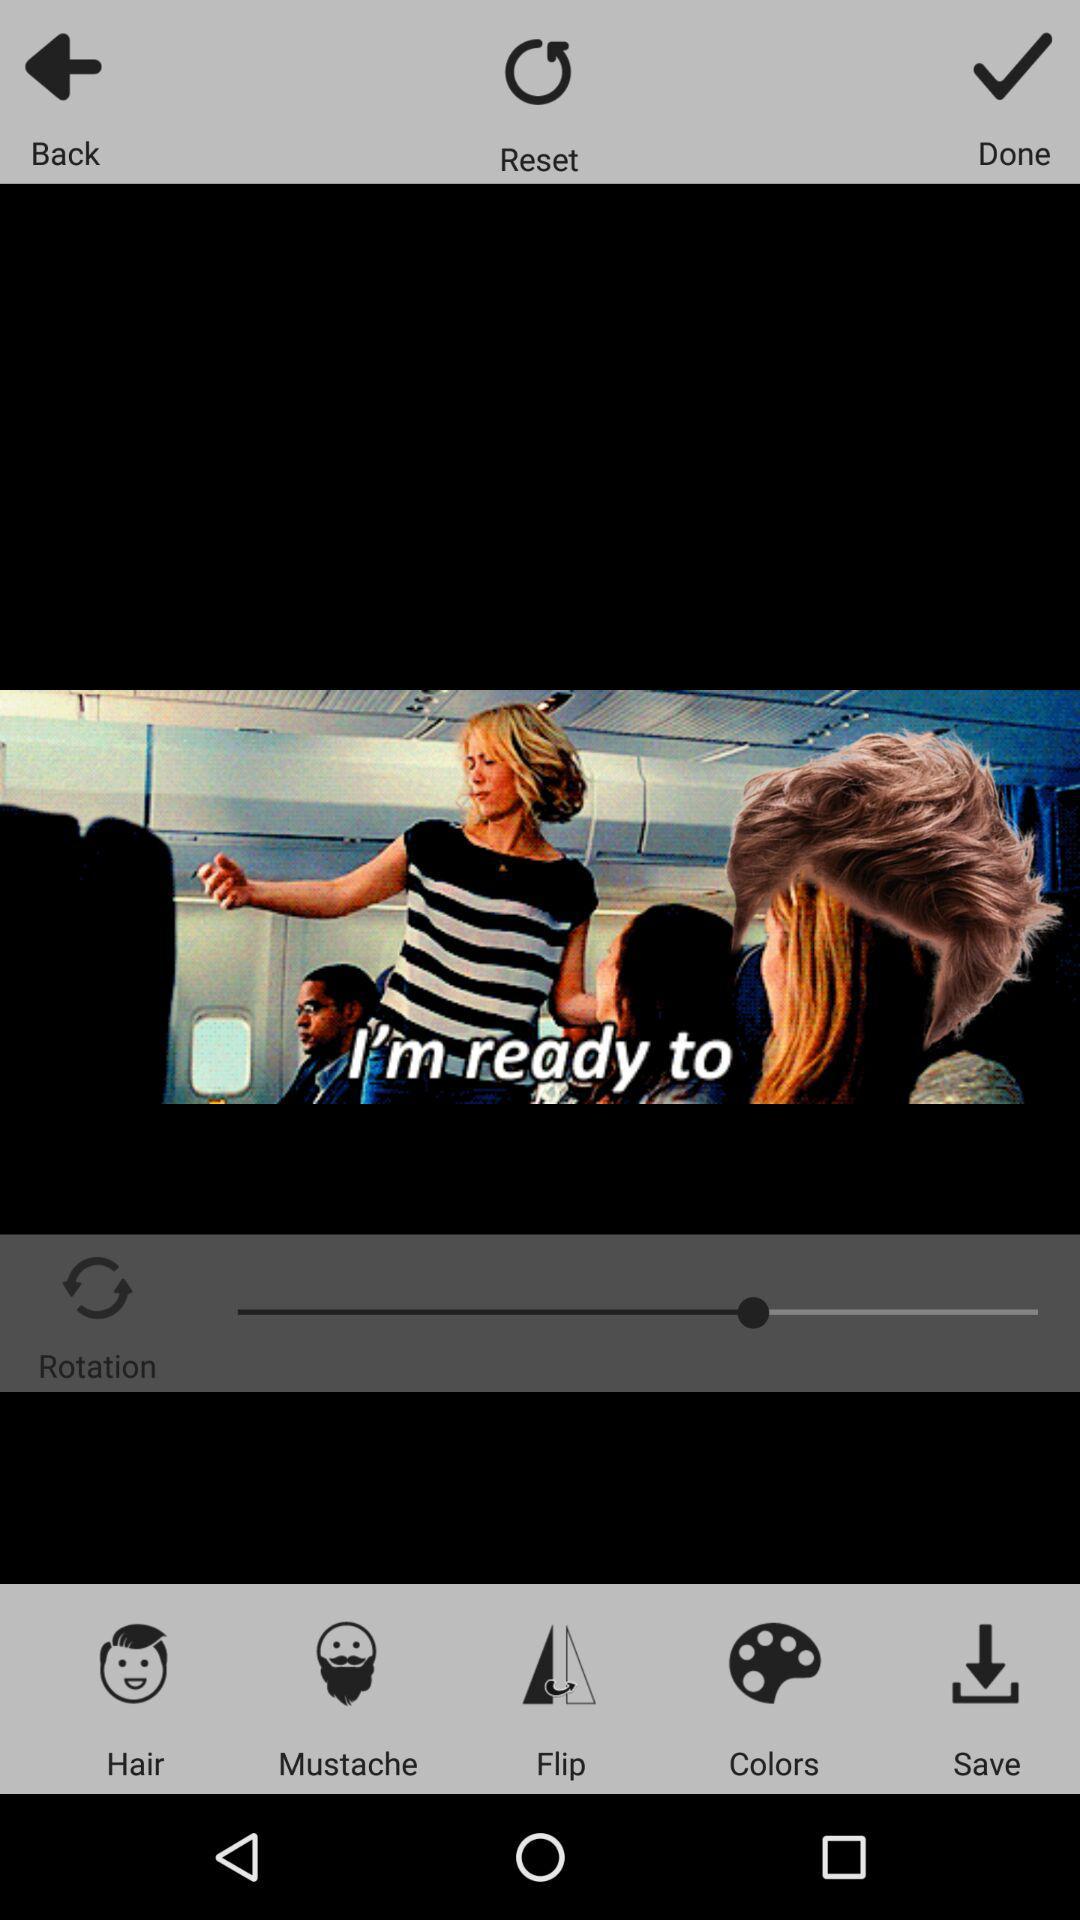  What do you see at coordinates (986, 1662) in the screenshot?
I see `icon above save icon` at bounding box center [986, 1662].